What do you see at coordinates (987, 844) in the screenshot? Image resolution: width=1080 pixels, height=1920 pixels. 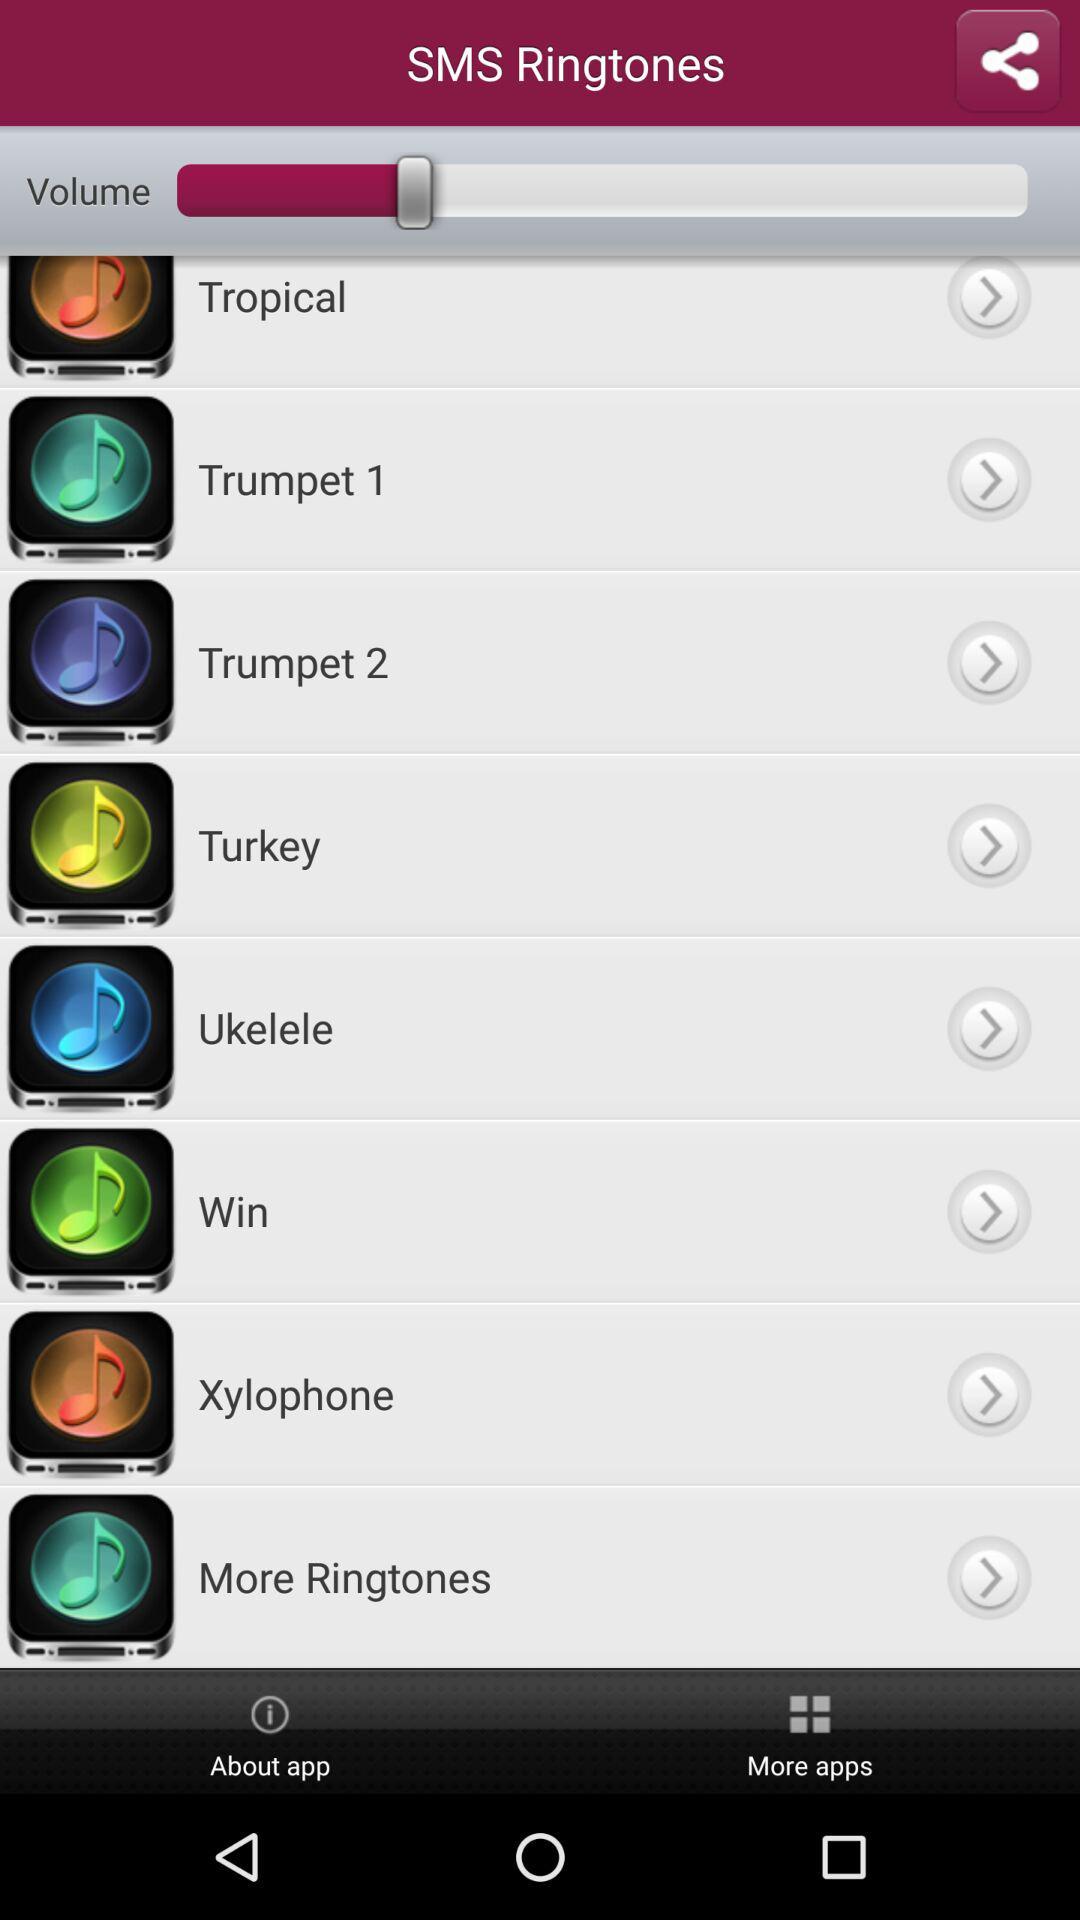 I see `turkey audio` at bounding box center [987, 844].